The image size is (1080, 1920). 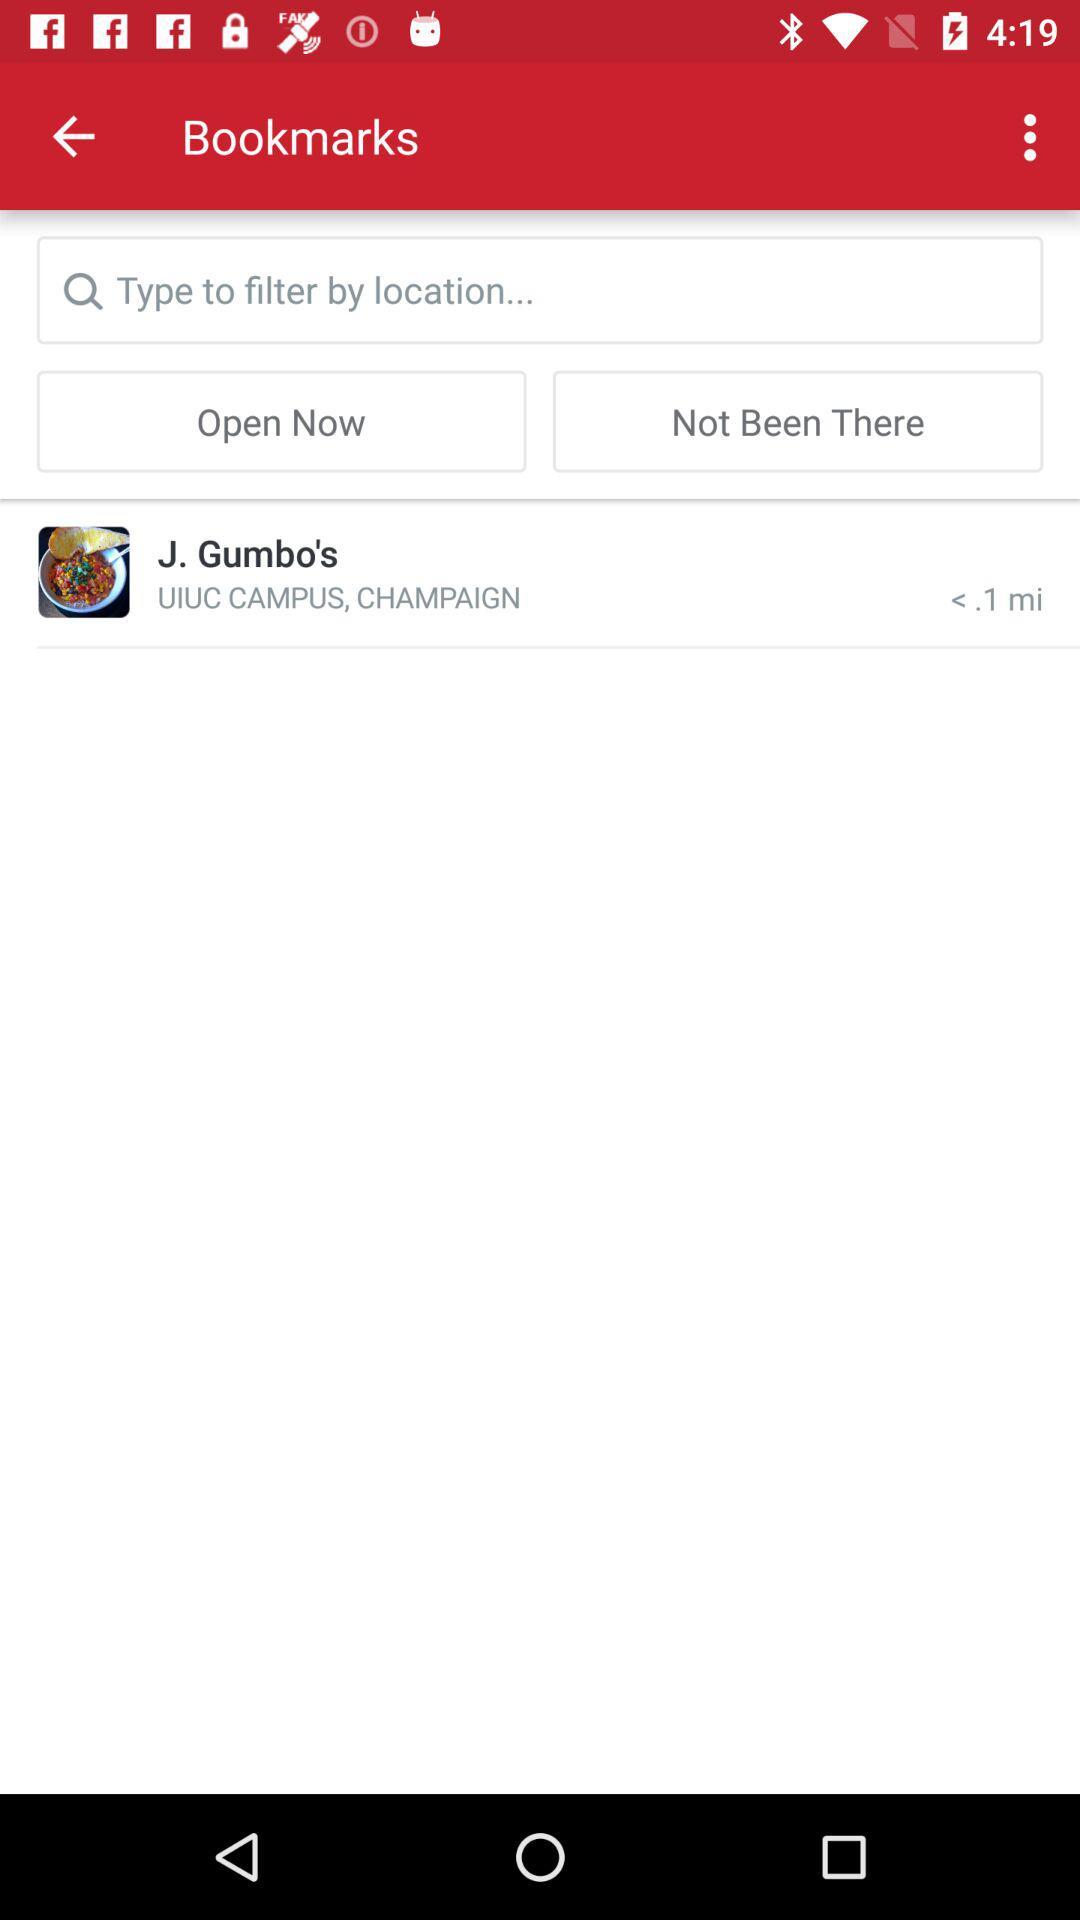 What do you see at coordinates (797, 420) in the screenshot?
I see `item next to the open now` at bounding box center [797, 420].